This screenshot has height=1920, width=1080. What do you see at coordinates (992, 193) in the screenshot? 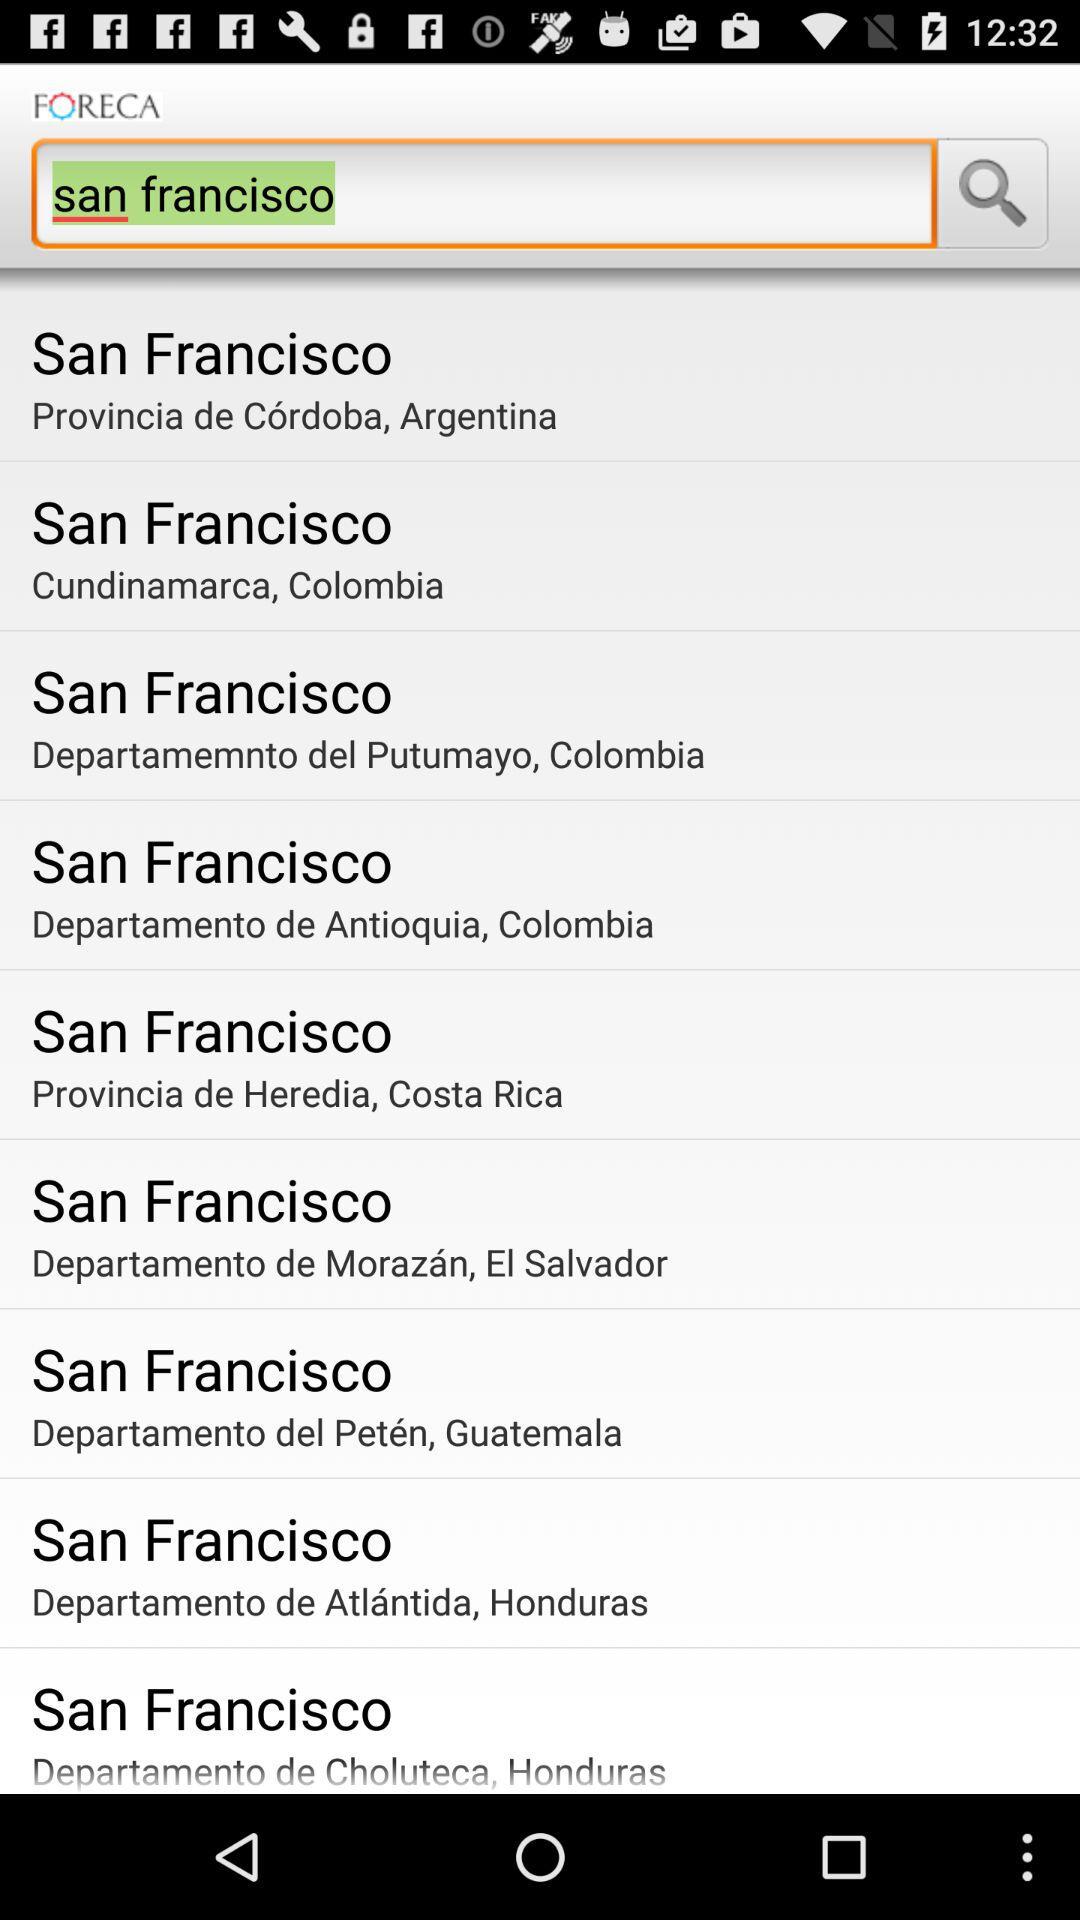
I see `the icon next to san francisco icon` at bounding box center [992, 193].